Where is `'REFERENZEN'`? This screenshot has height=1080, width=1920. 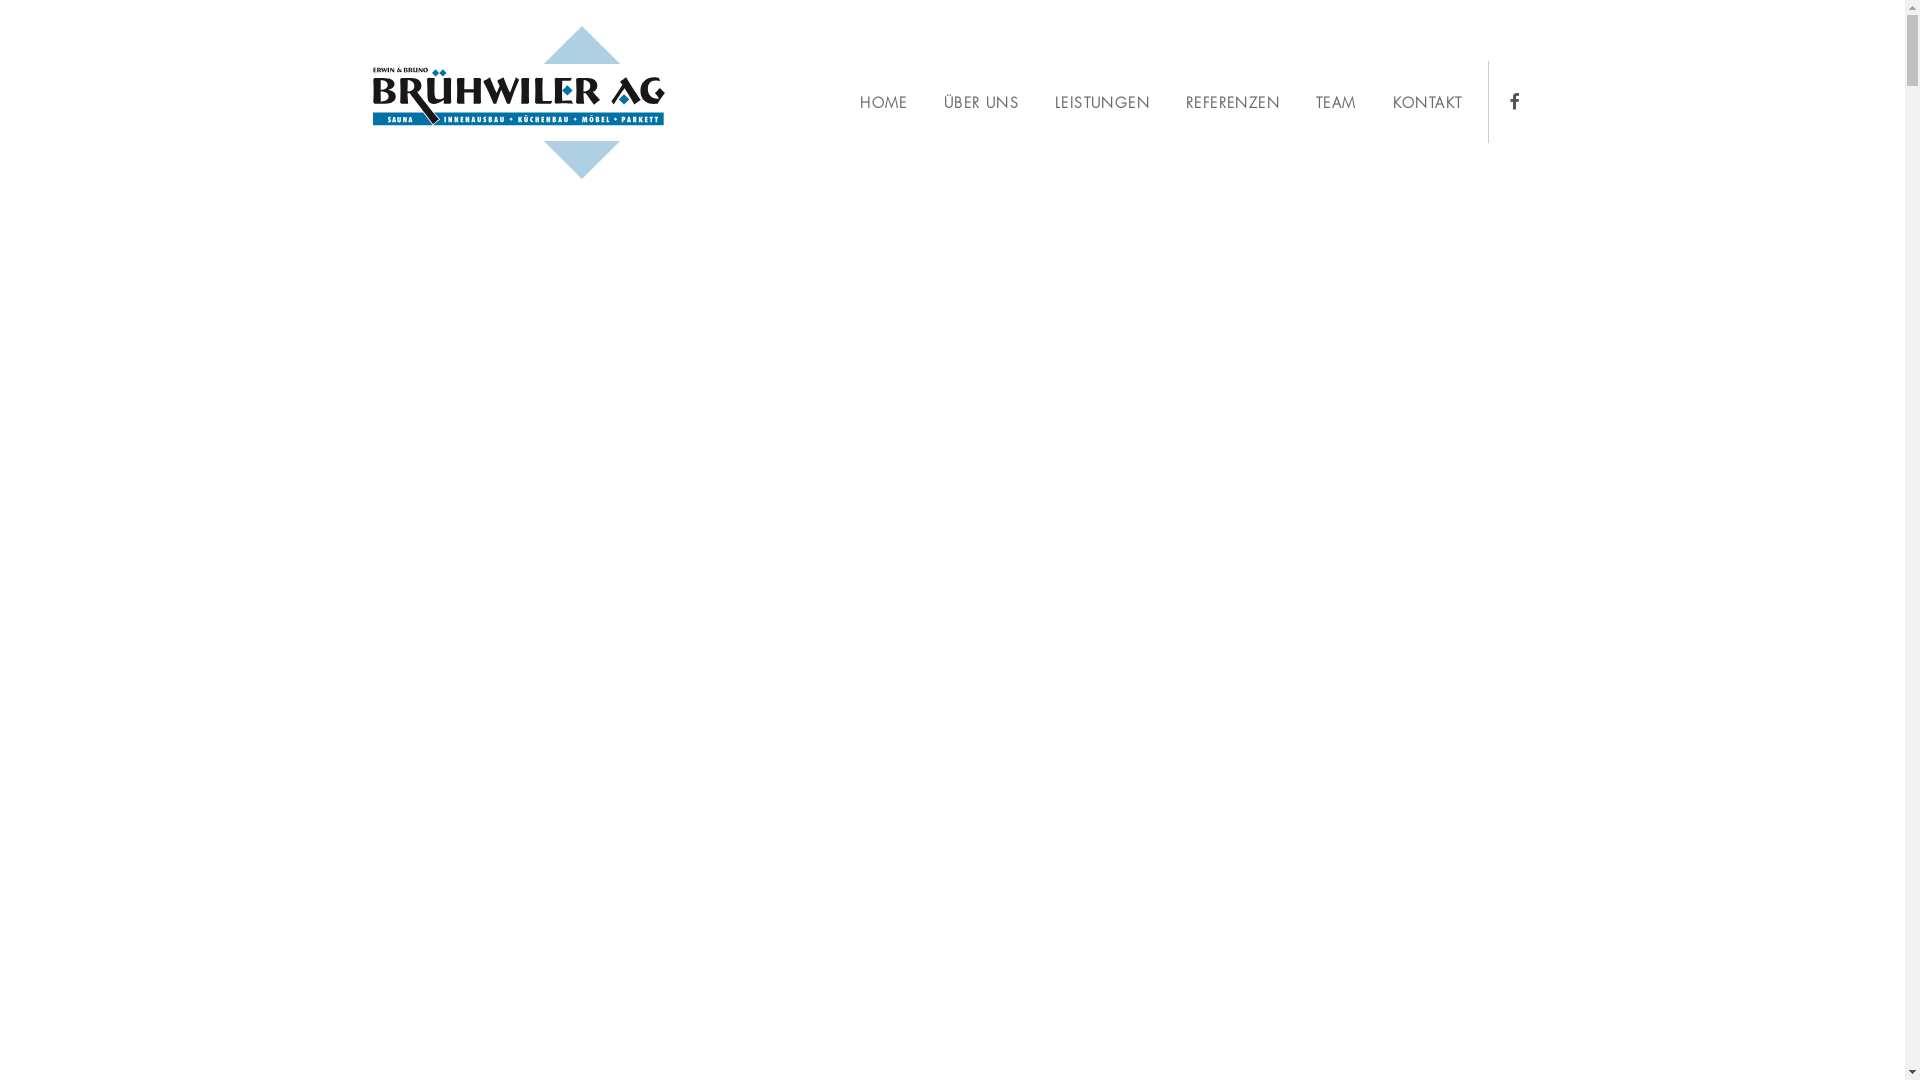 'REFERENZEN' is located at coordinates (1232, 103).